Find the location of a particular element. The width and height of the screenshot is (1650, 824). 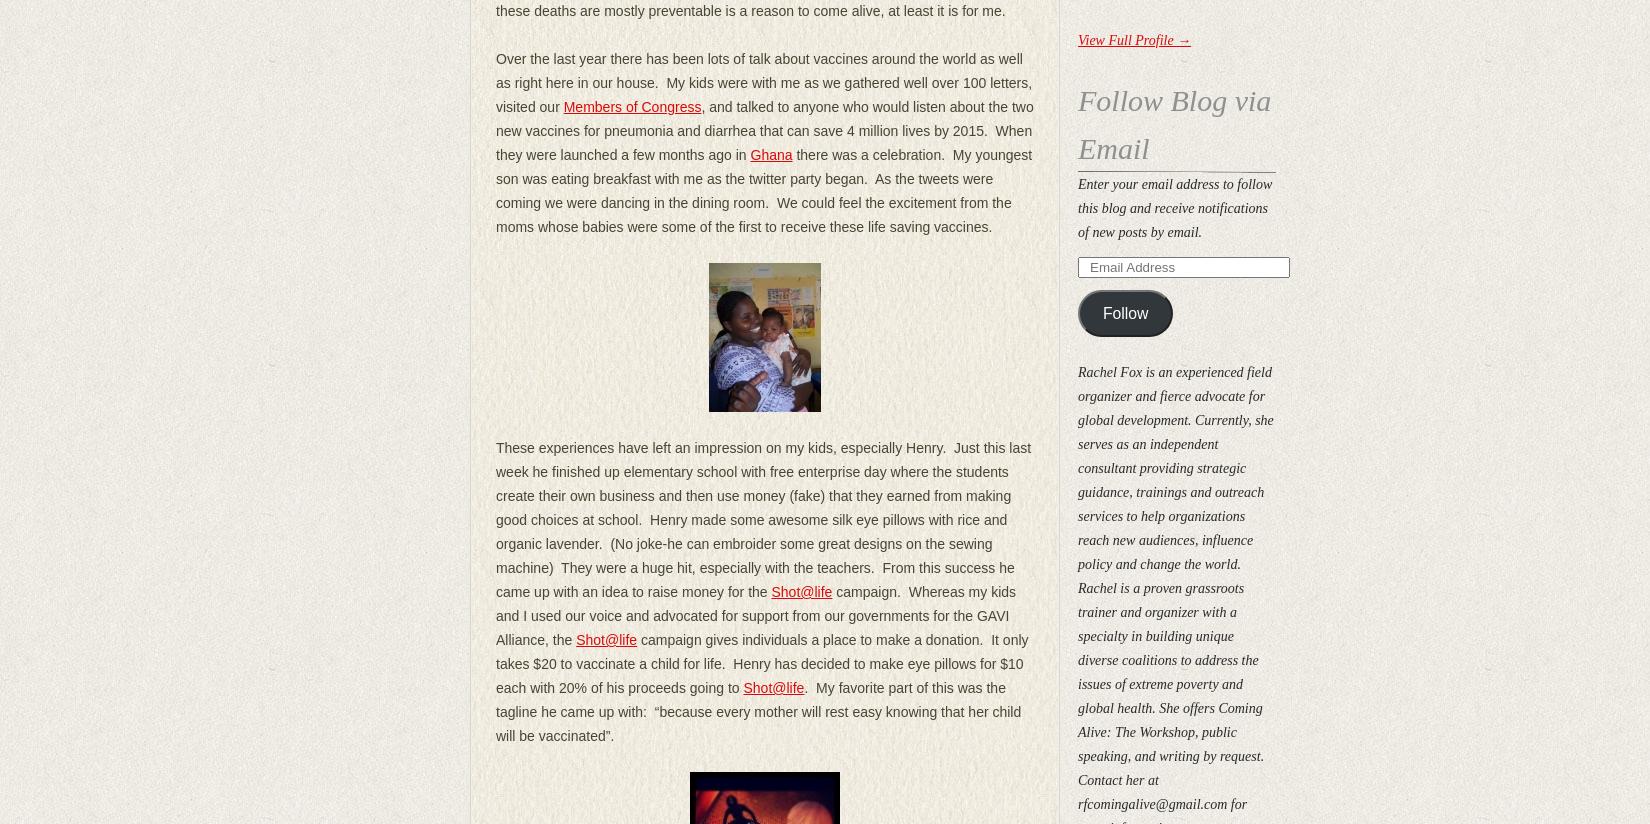

'Ghana' is located at coordinates (770, 153).